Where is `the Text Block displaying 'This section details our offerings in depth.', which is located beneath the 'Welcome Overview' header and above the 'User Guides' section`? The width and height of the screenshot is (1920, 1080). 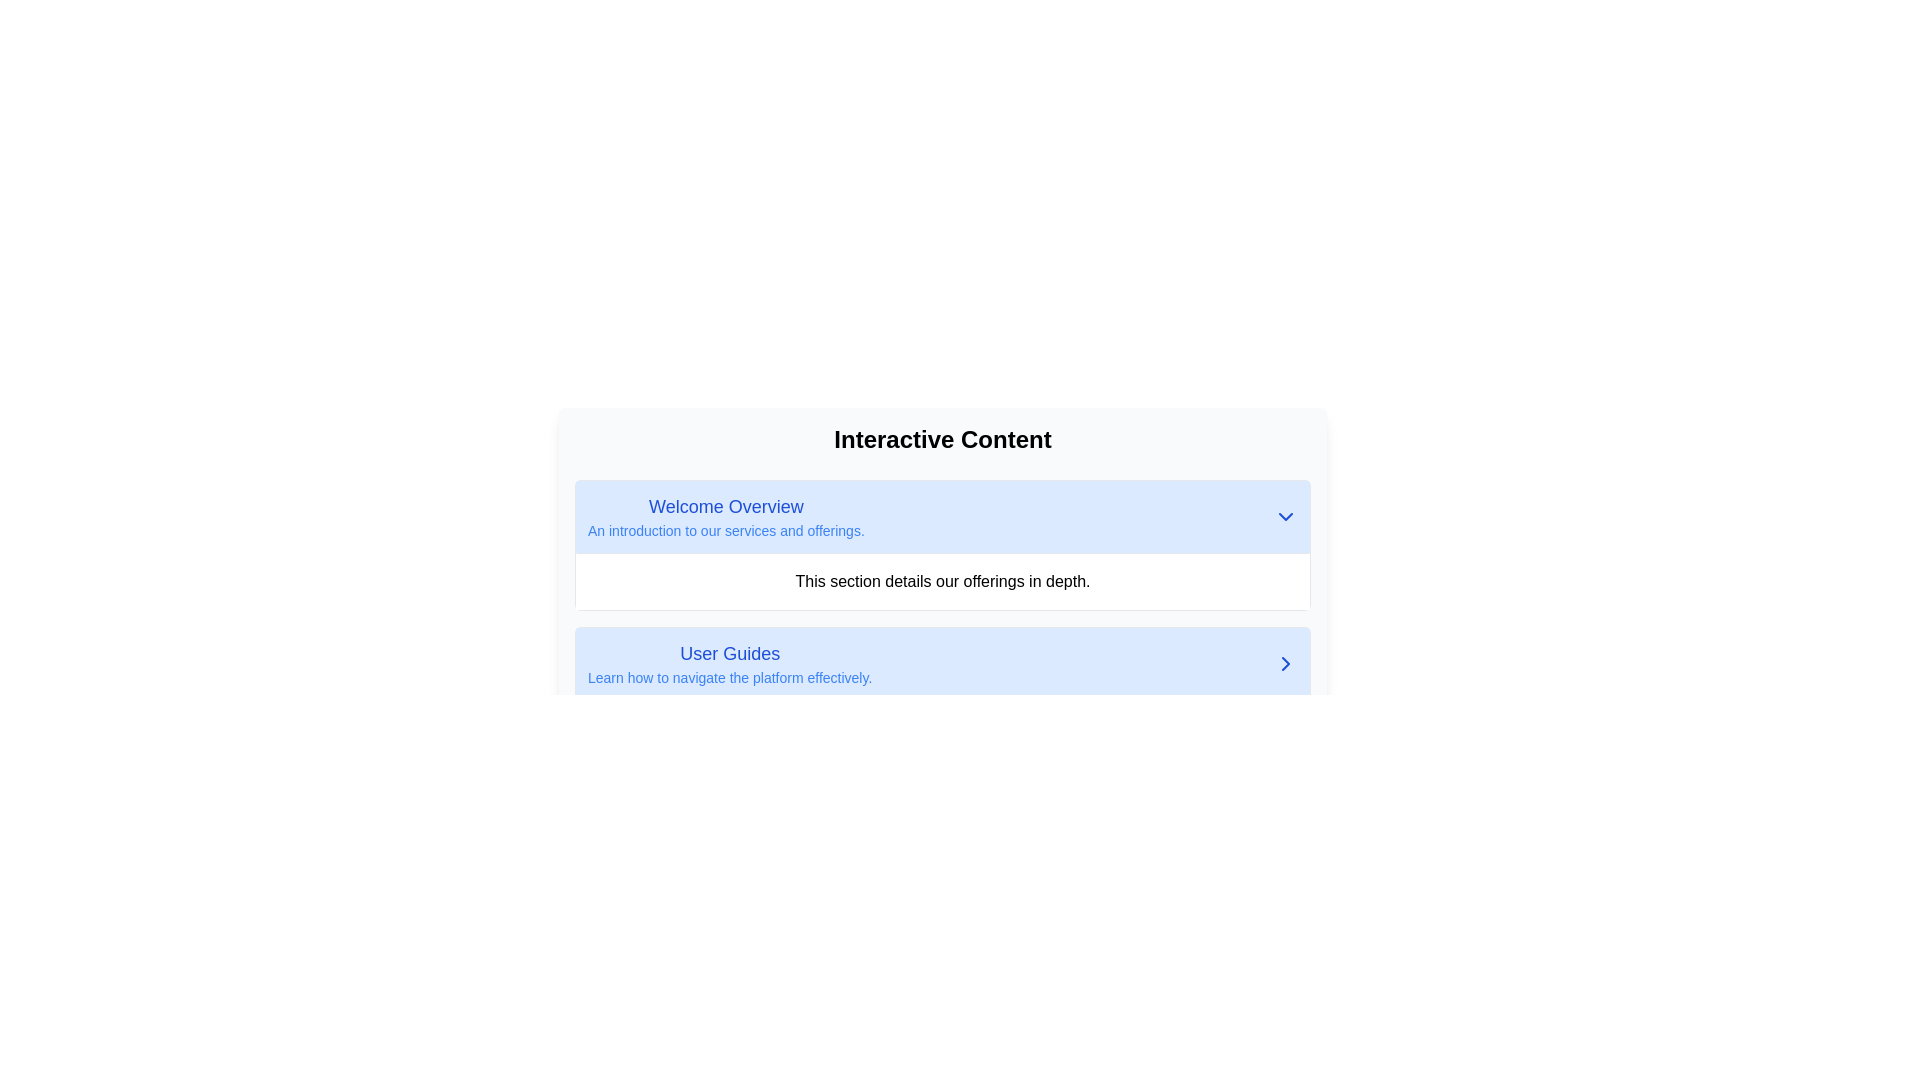
the Text Block displaying 'This section details our offerings in depth.', which is located beneath the 'Welcome Overview' header and above the 'User Guides' section is located at coordinates (941, 582).